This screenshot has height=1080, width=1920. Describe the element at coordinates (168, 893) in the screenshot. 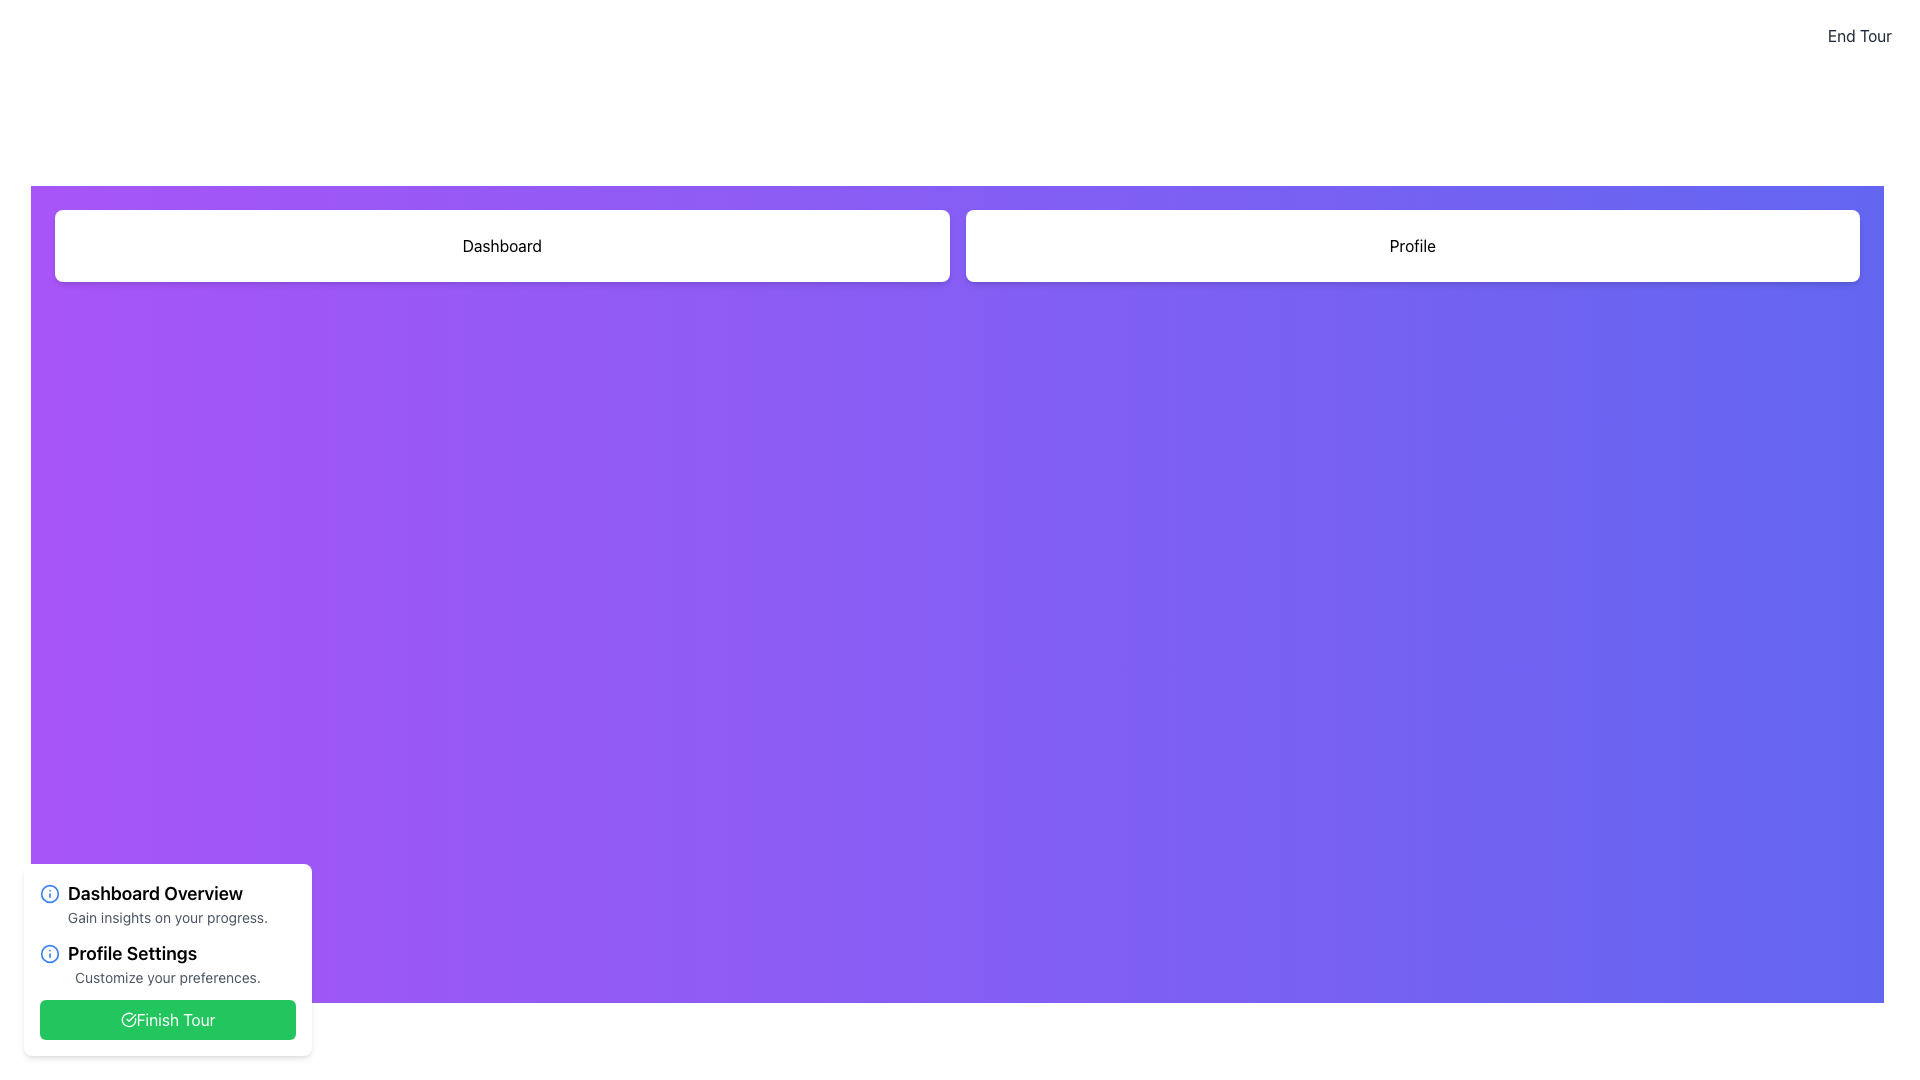

I see `text content 'Dashboard Overview' from the bold text with an information icon to its left, located at the top of the section` at that location.